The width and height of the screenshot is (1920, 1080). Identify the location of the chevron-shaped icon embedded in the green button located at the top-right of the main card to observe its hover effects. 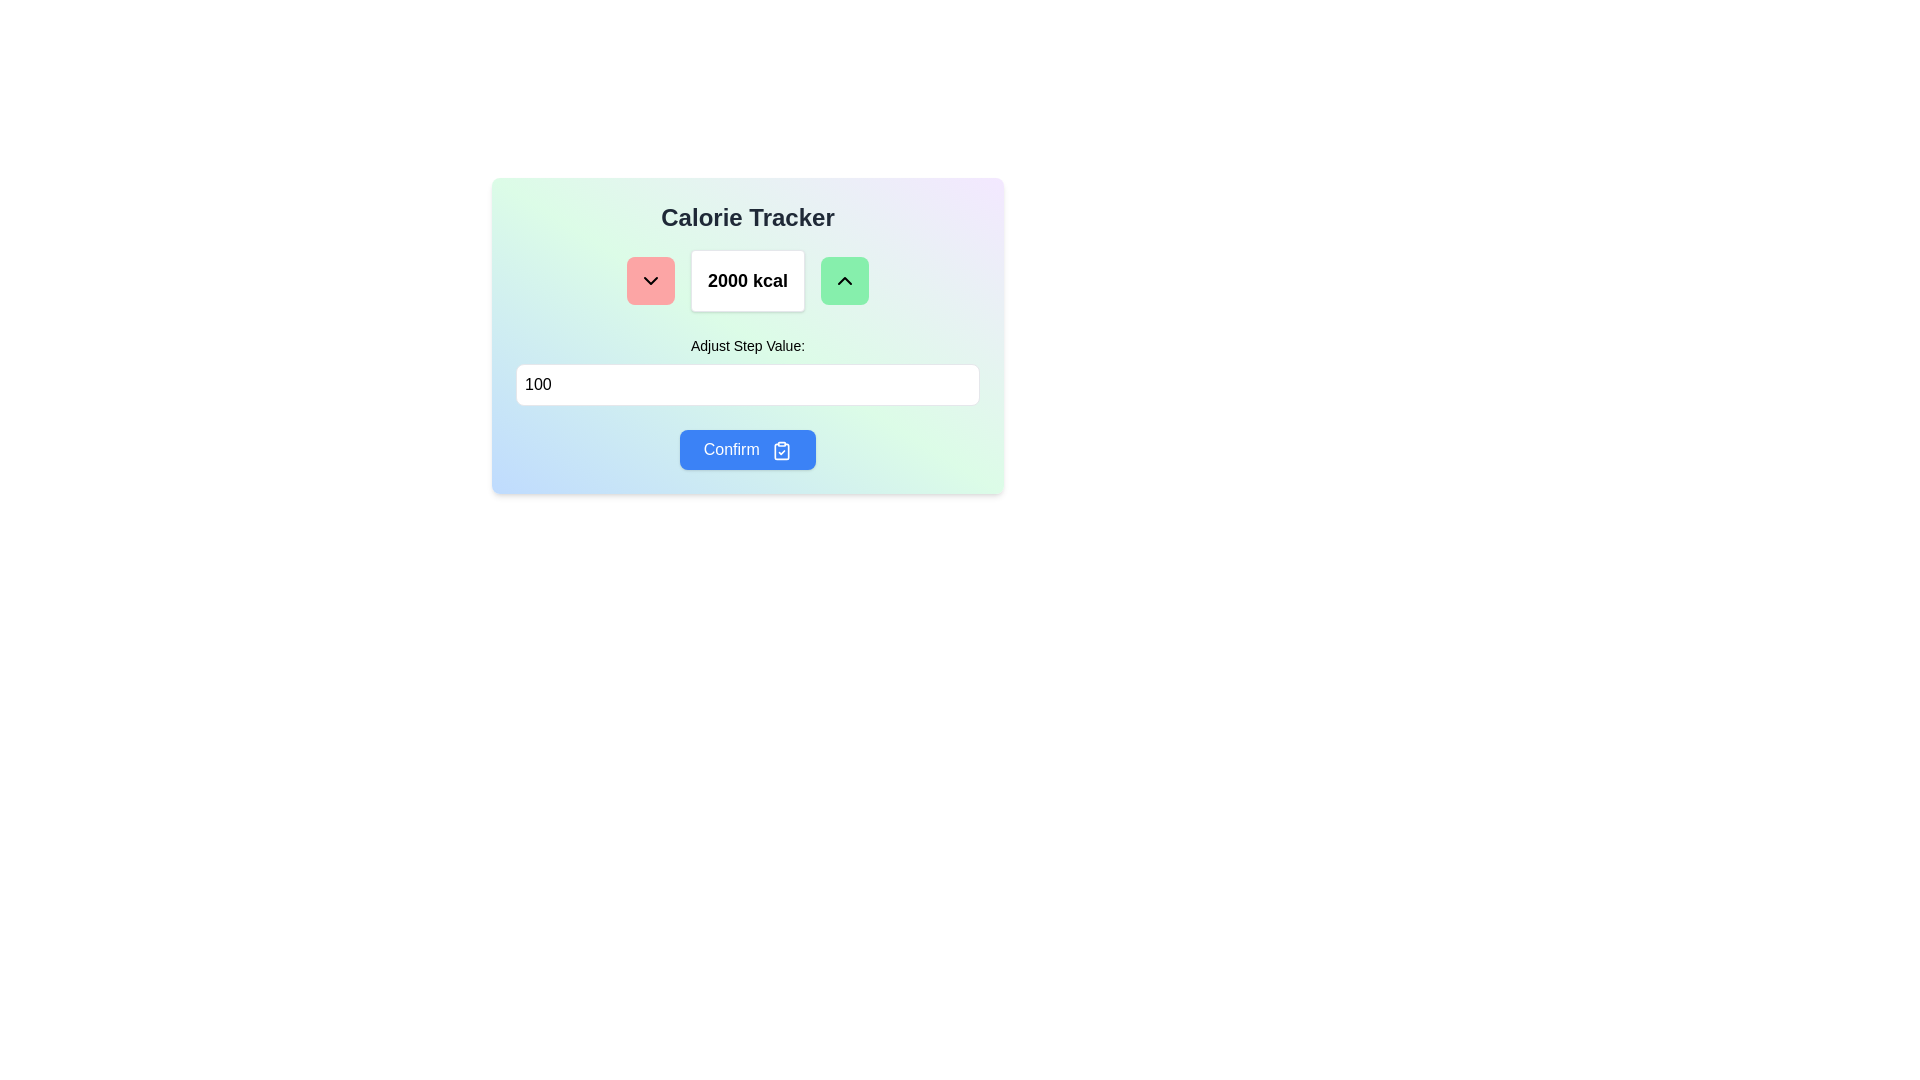
(844, 281).